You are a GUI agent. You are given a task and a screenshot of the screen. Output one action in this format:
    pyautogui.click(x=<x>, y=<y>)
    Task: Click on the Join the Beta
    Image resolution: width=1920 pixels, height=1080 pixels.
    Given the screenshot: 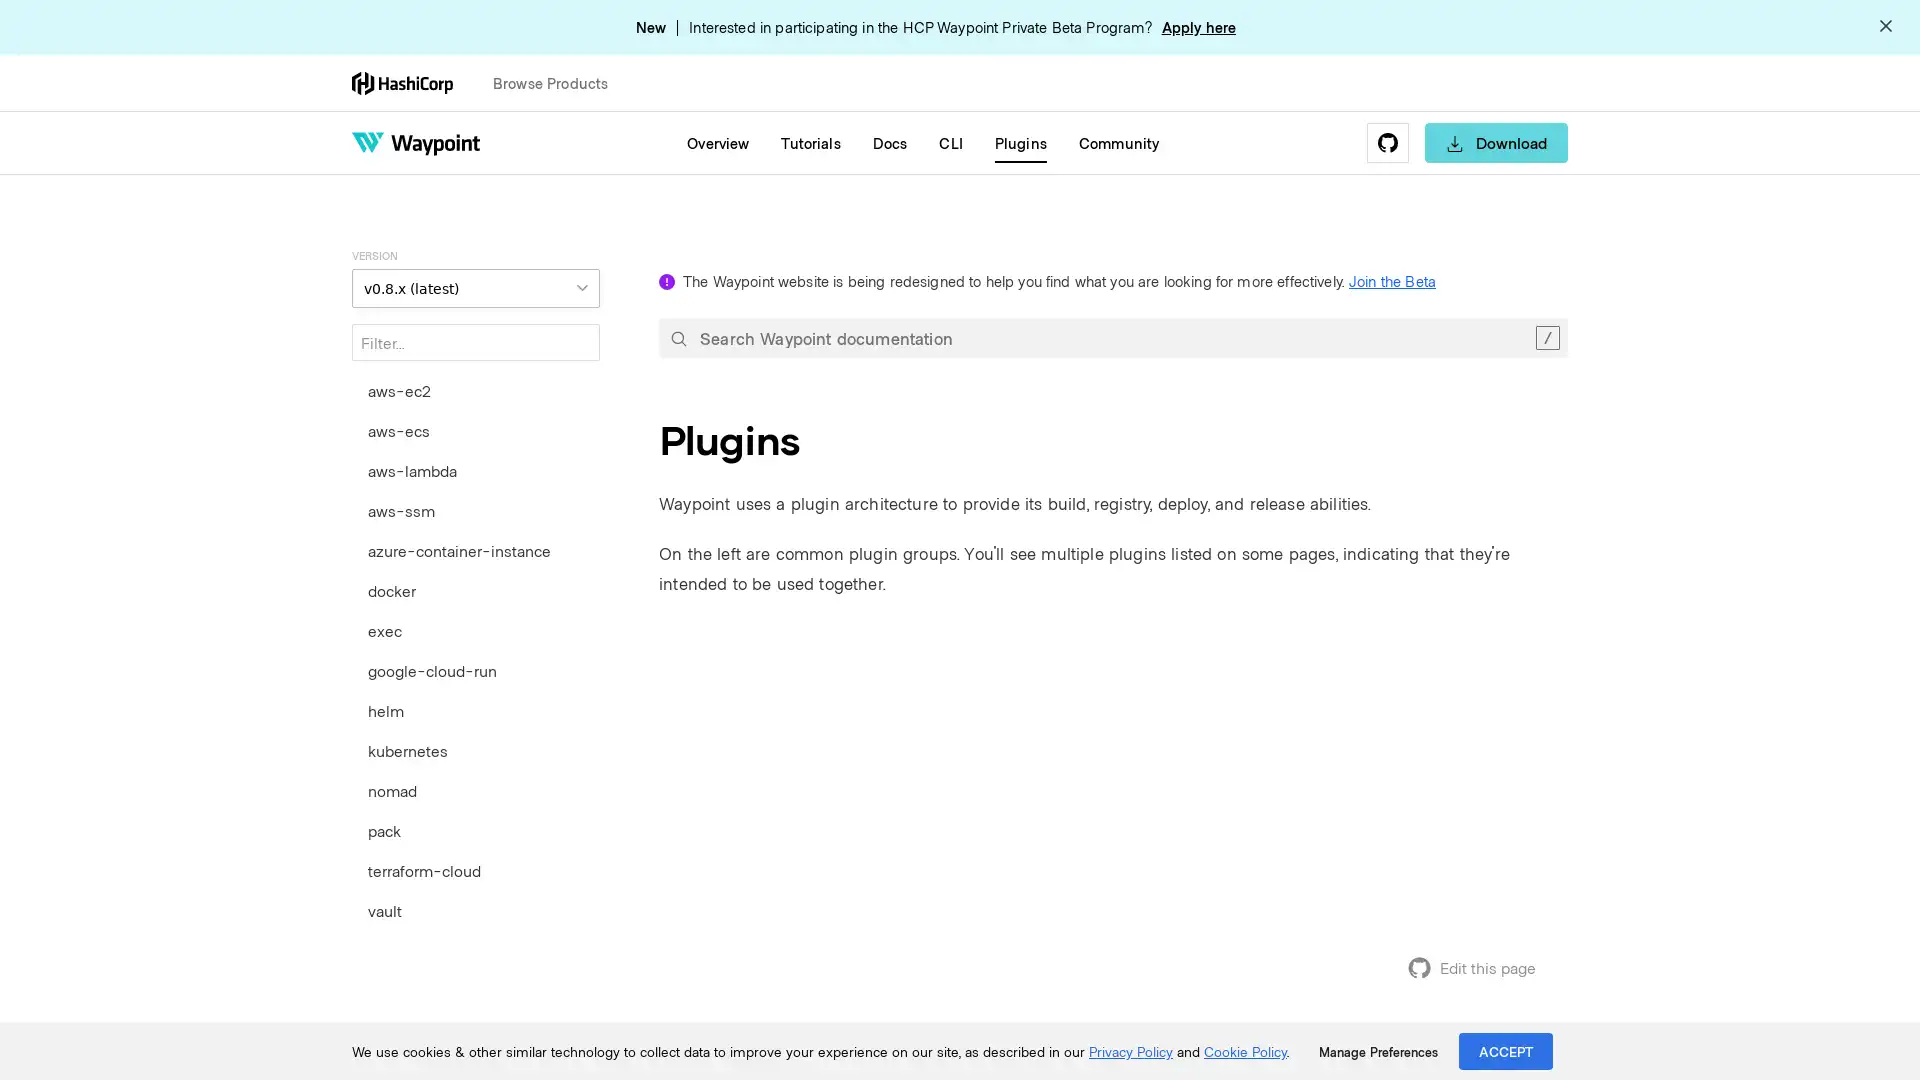 What is the action you would take?
    pyautogui.click(x=1391, y=281)
    